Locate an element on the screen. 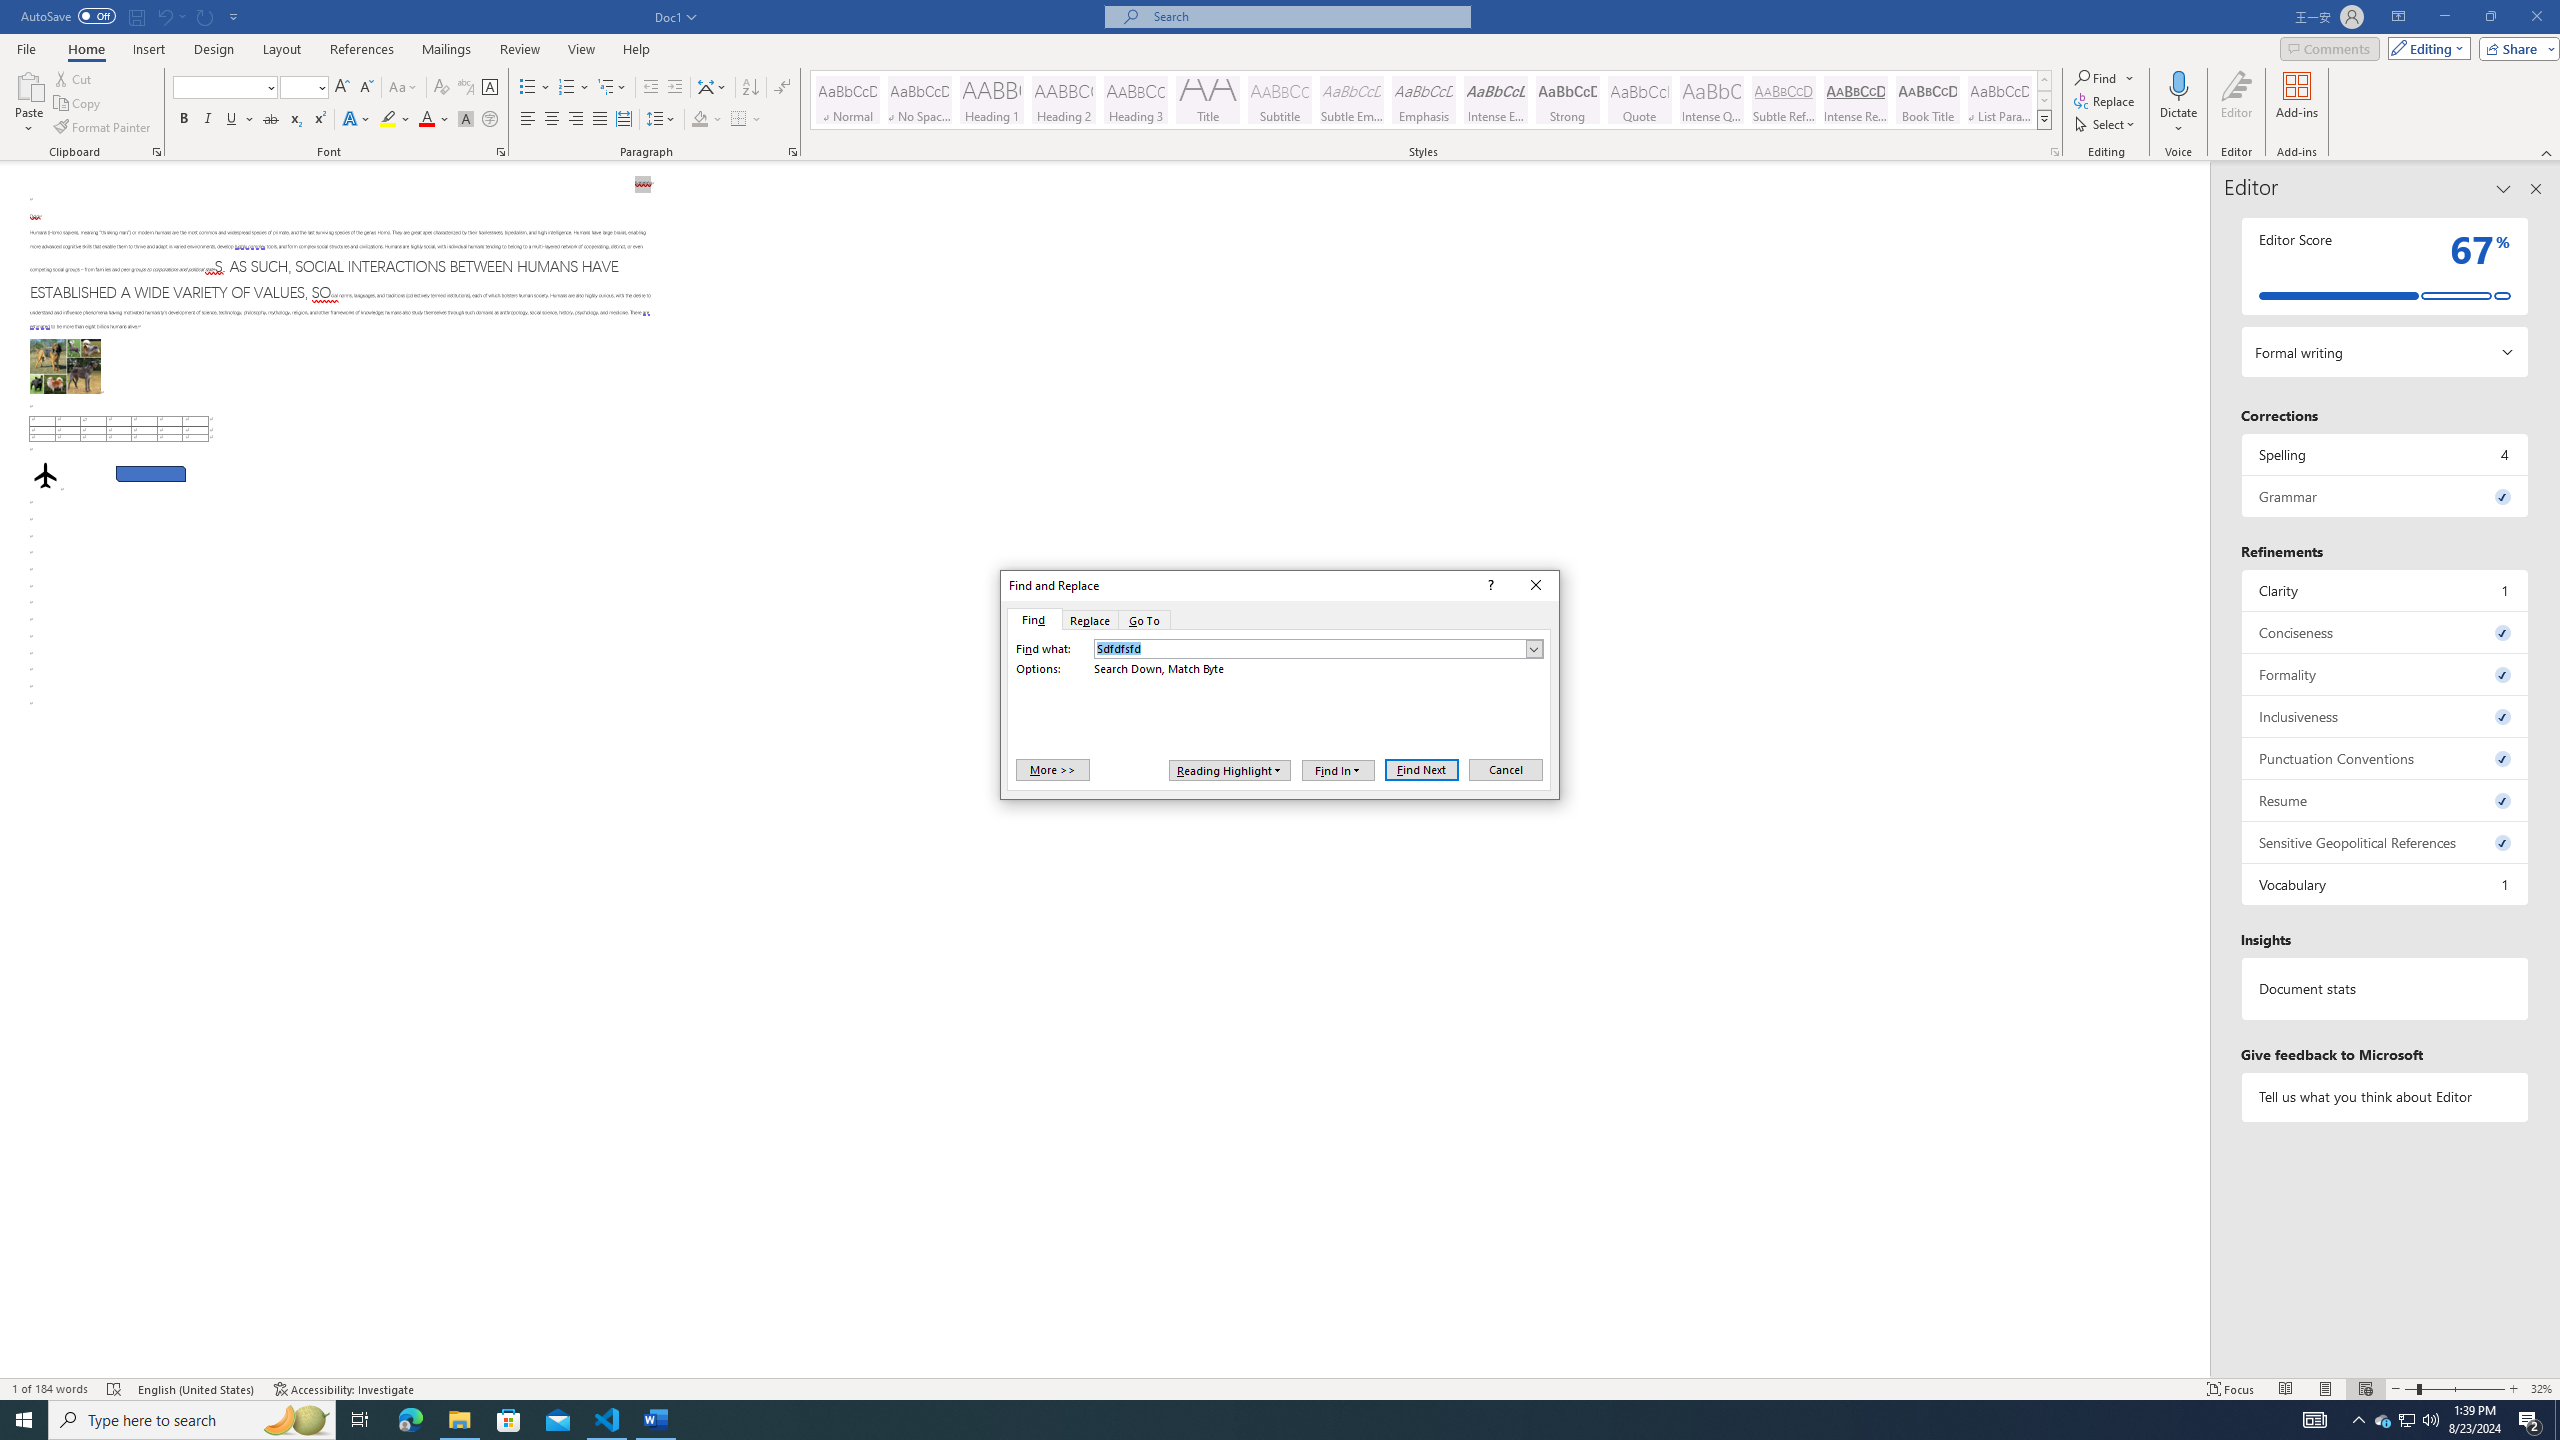 The image size is (2560, 1440). 'Formality, 0 issues. Press space or enter to review items.' is located at coordinates (2384, 674).